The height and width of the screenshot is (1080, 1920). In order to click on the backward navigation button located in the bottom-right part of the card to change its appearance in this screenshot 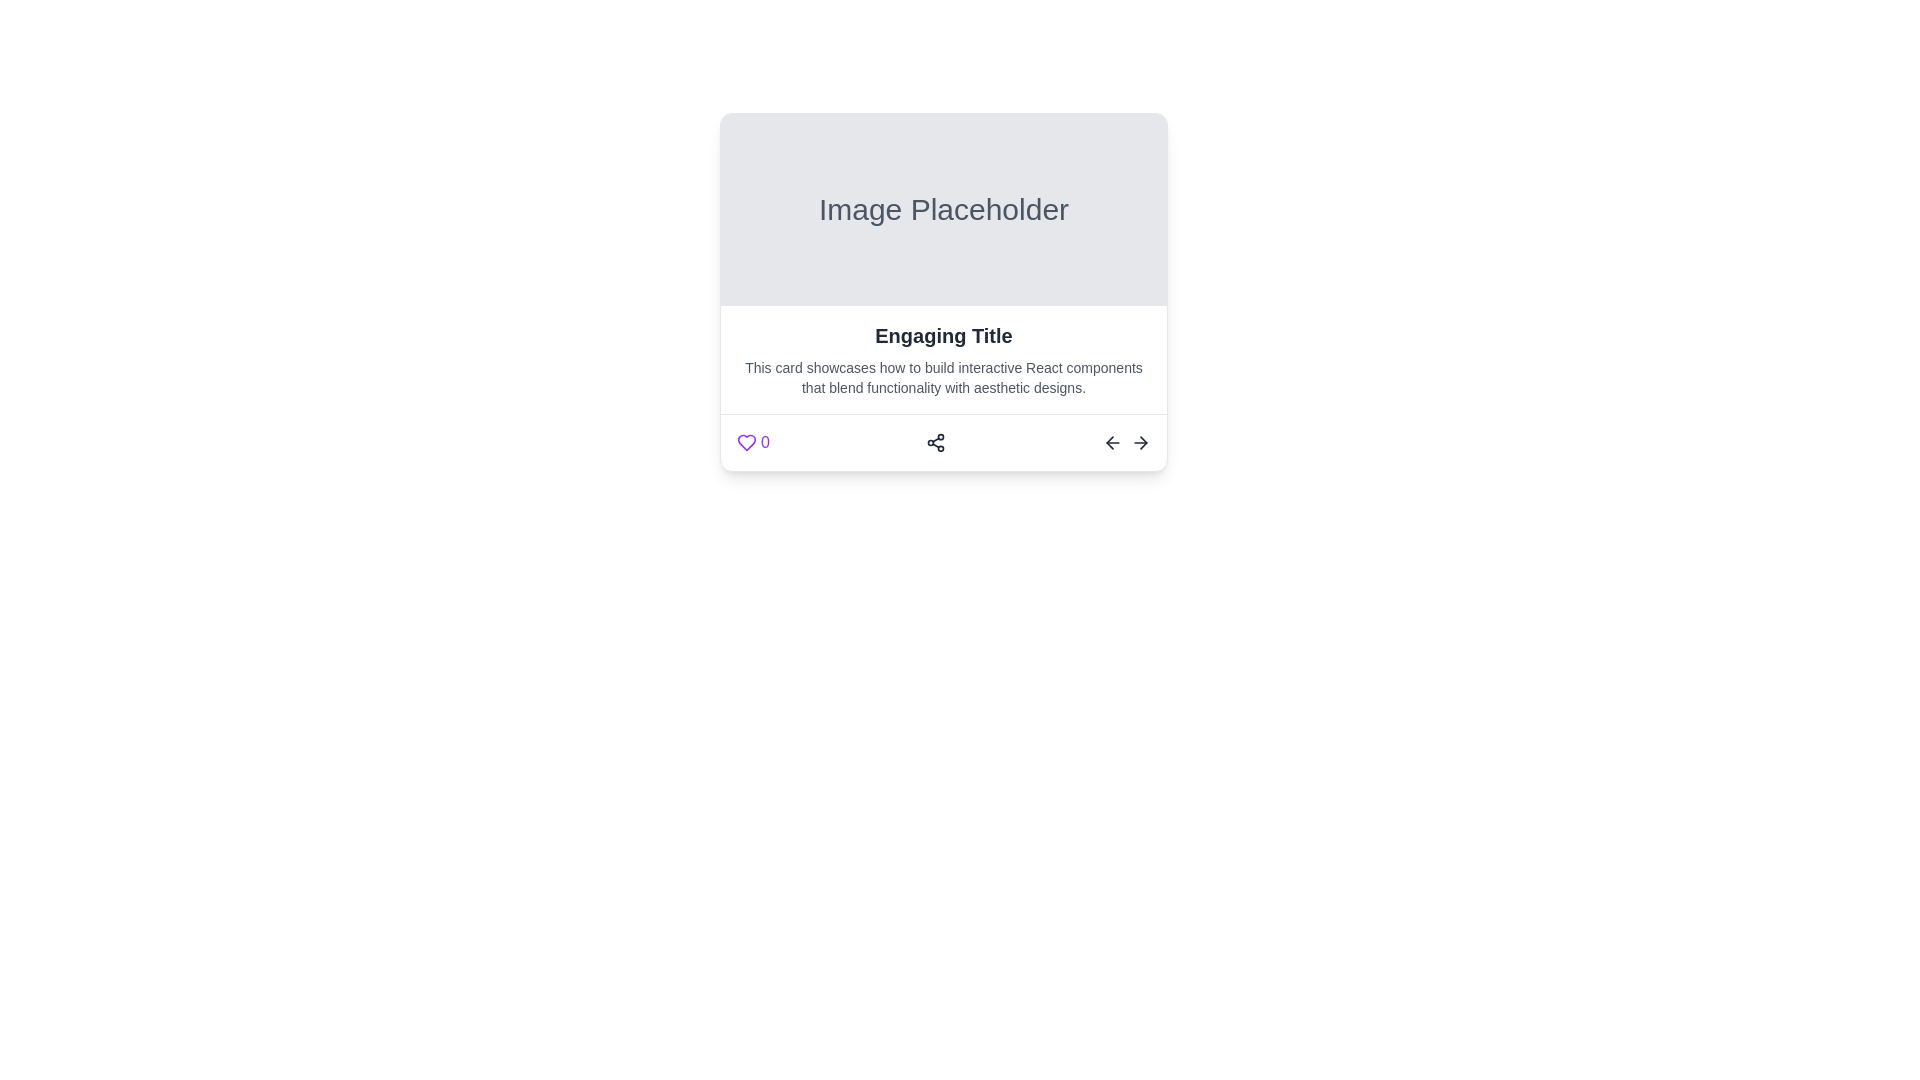, I will do `click(1112, 442)`.